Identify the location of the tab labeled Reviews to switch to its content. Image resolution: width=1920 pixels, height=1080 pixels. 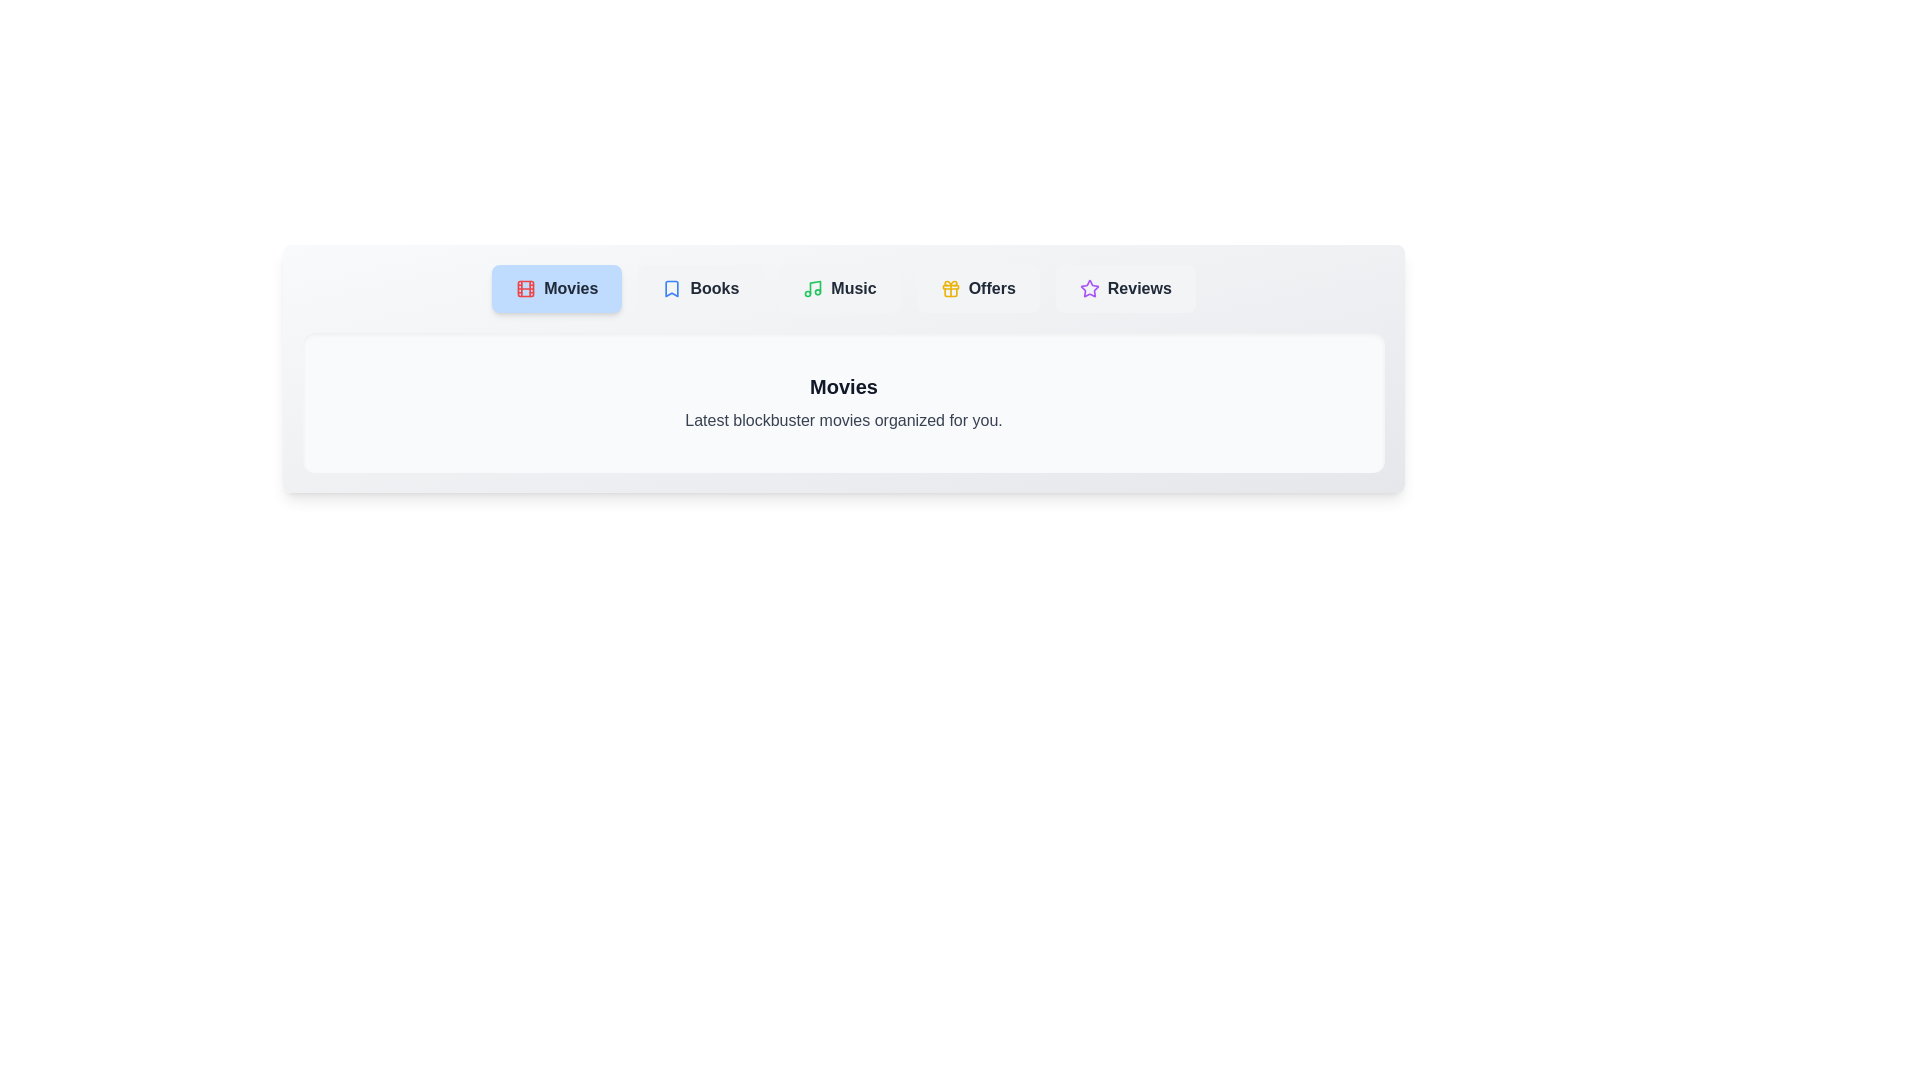
(1126, 289).